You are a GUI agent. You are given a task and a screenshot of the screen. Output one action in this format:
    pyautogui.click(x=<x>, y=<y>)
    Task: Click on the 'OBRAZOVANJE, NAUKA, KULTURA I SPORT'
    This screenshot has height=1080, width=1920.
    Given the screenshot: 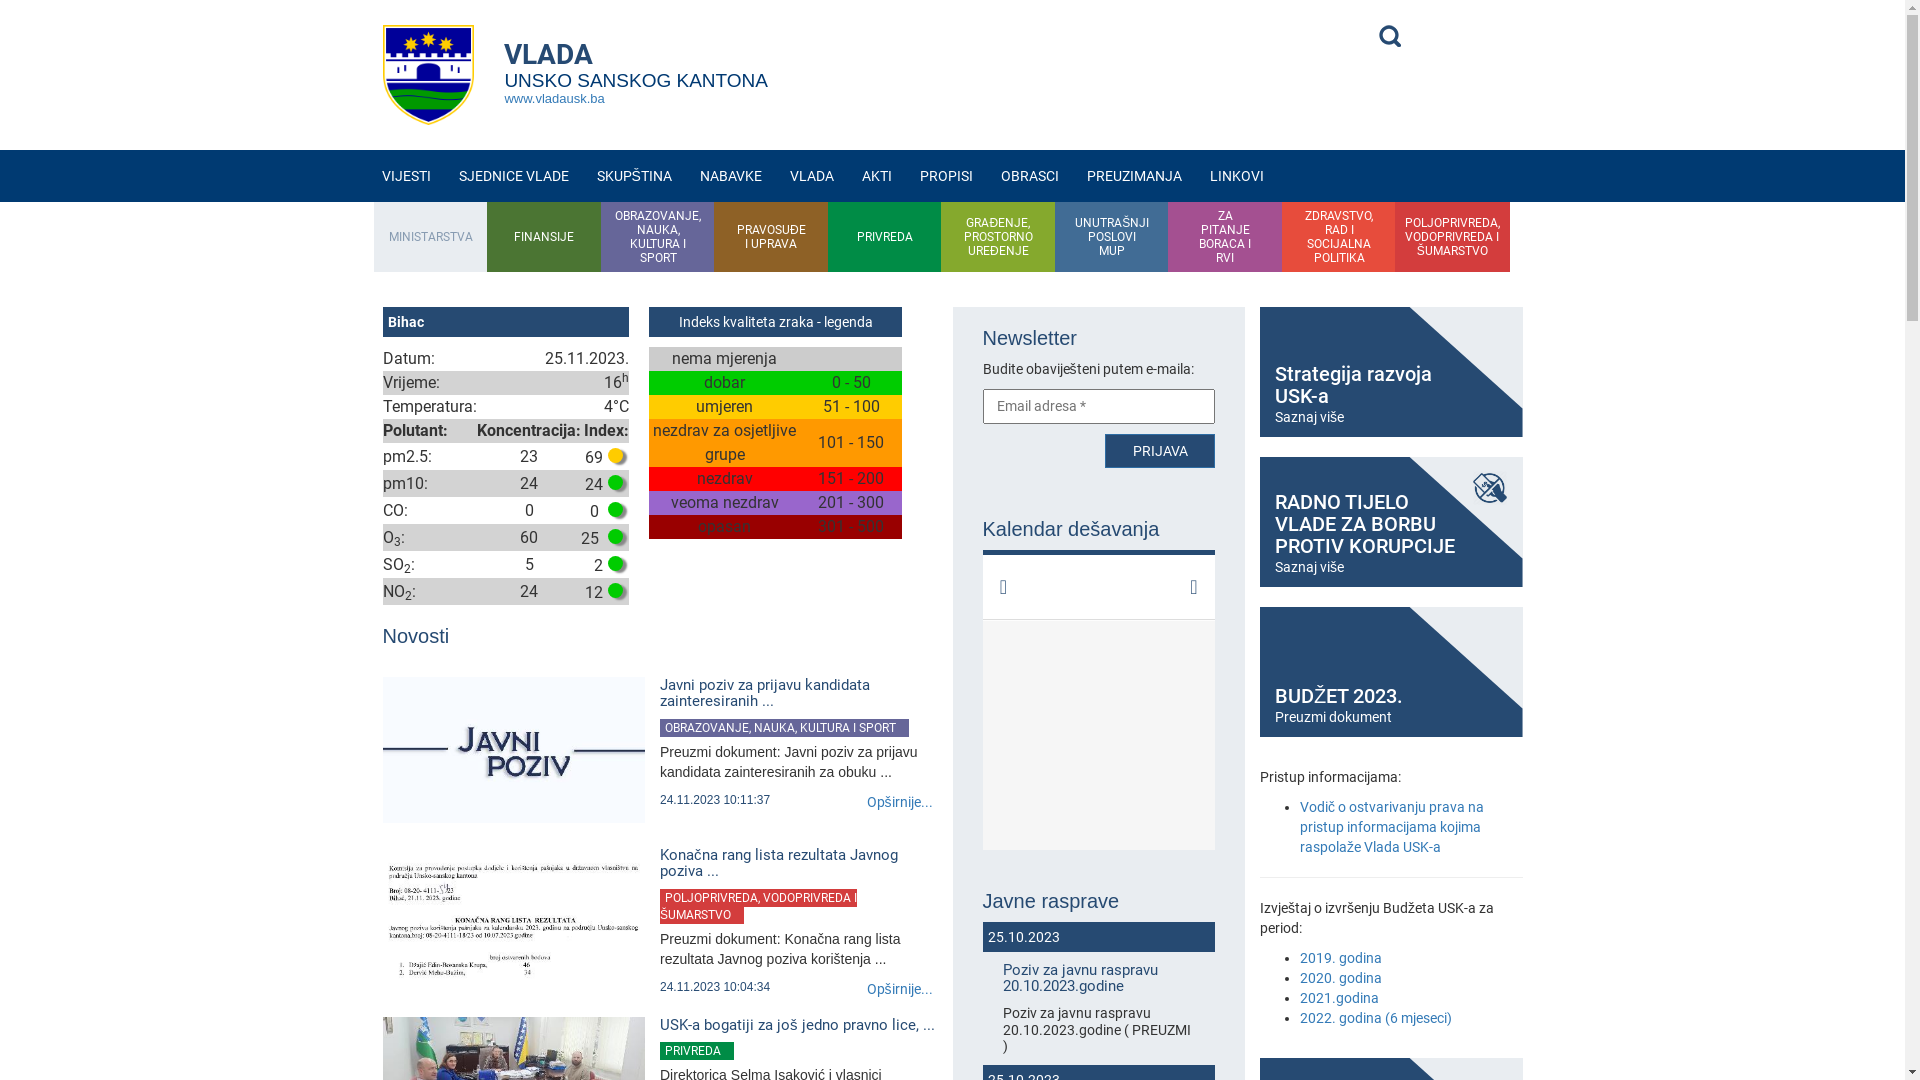 What is the action you would take?
    pyautogui.click(x=783, y=728)
    